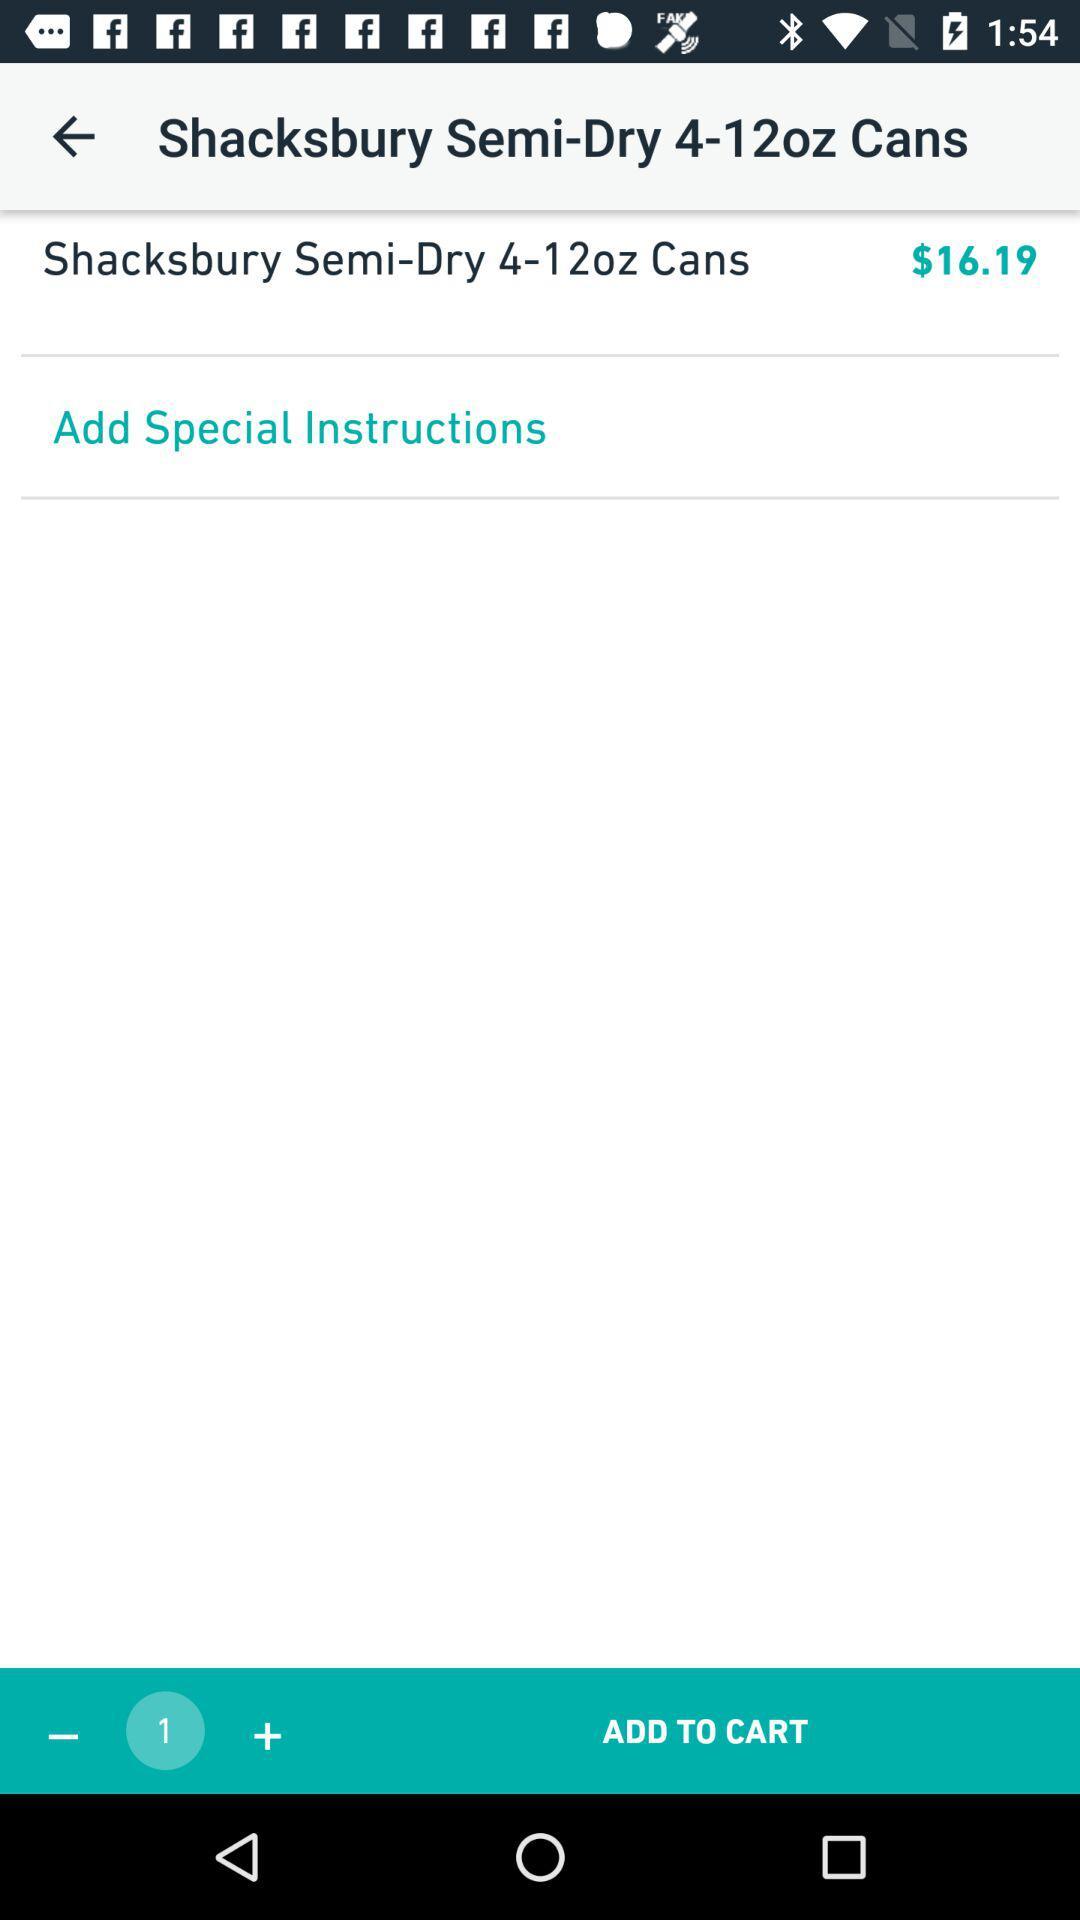  Describe the element at coordinates (72, 135) in the screenshot. I see `the icon above shacksbury semi dry item` at that location.